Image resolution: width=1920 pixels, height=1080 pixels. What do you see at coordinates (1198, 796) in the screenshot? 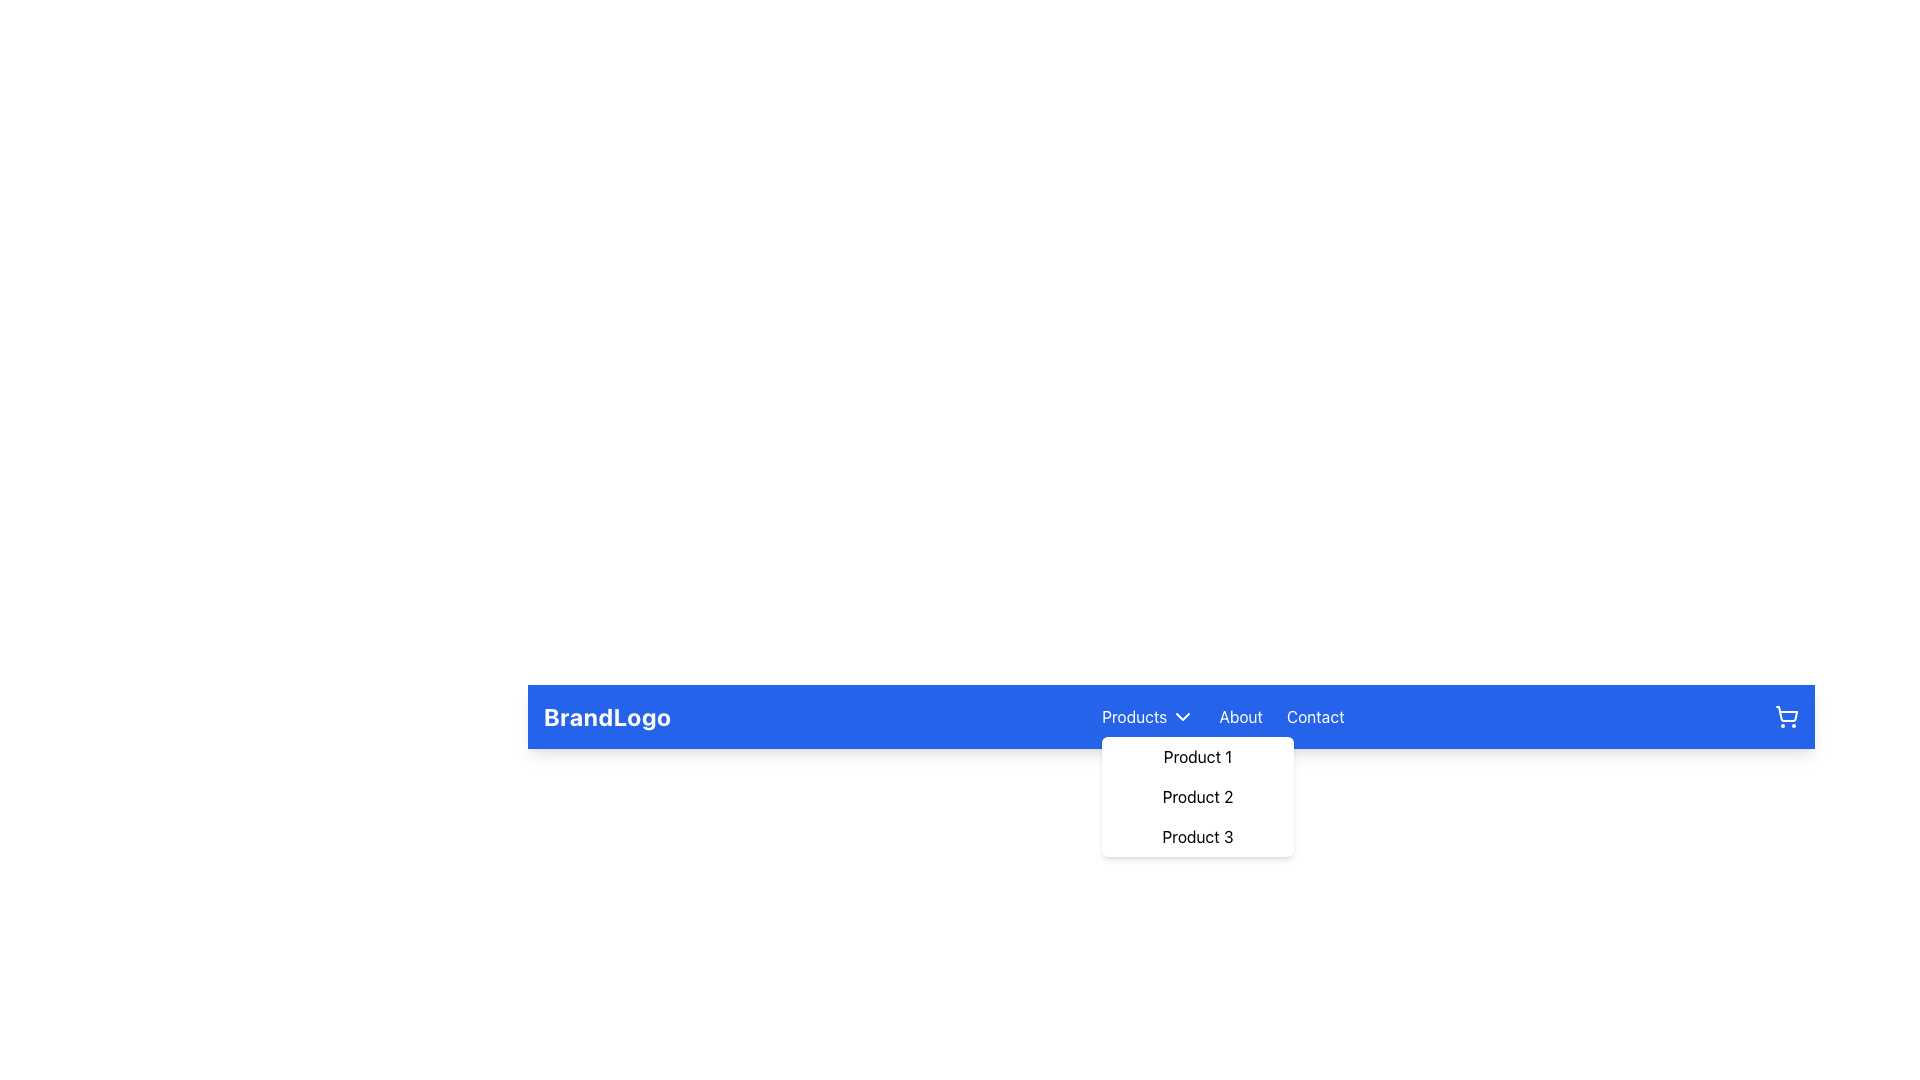
I see `the second item in the dropdown list labeled 'Product 2' to activate the hover styling effect` at bounding box center [1198, 796].